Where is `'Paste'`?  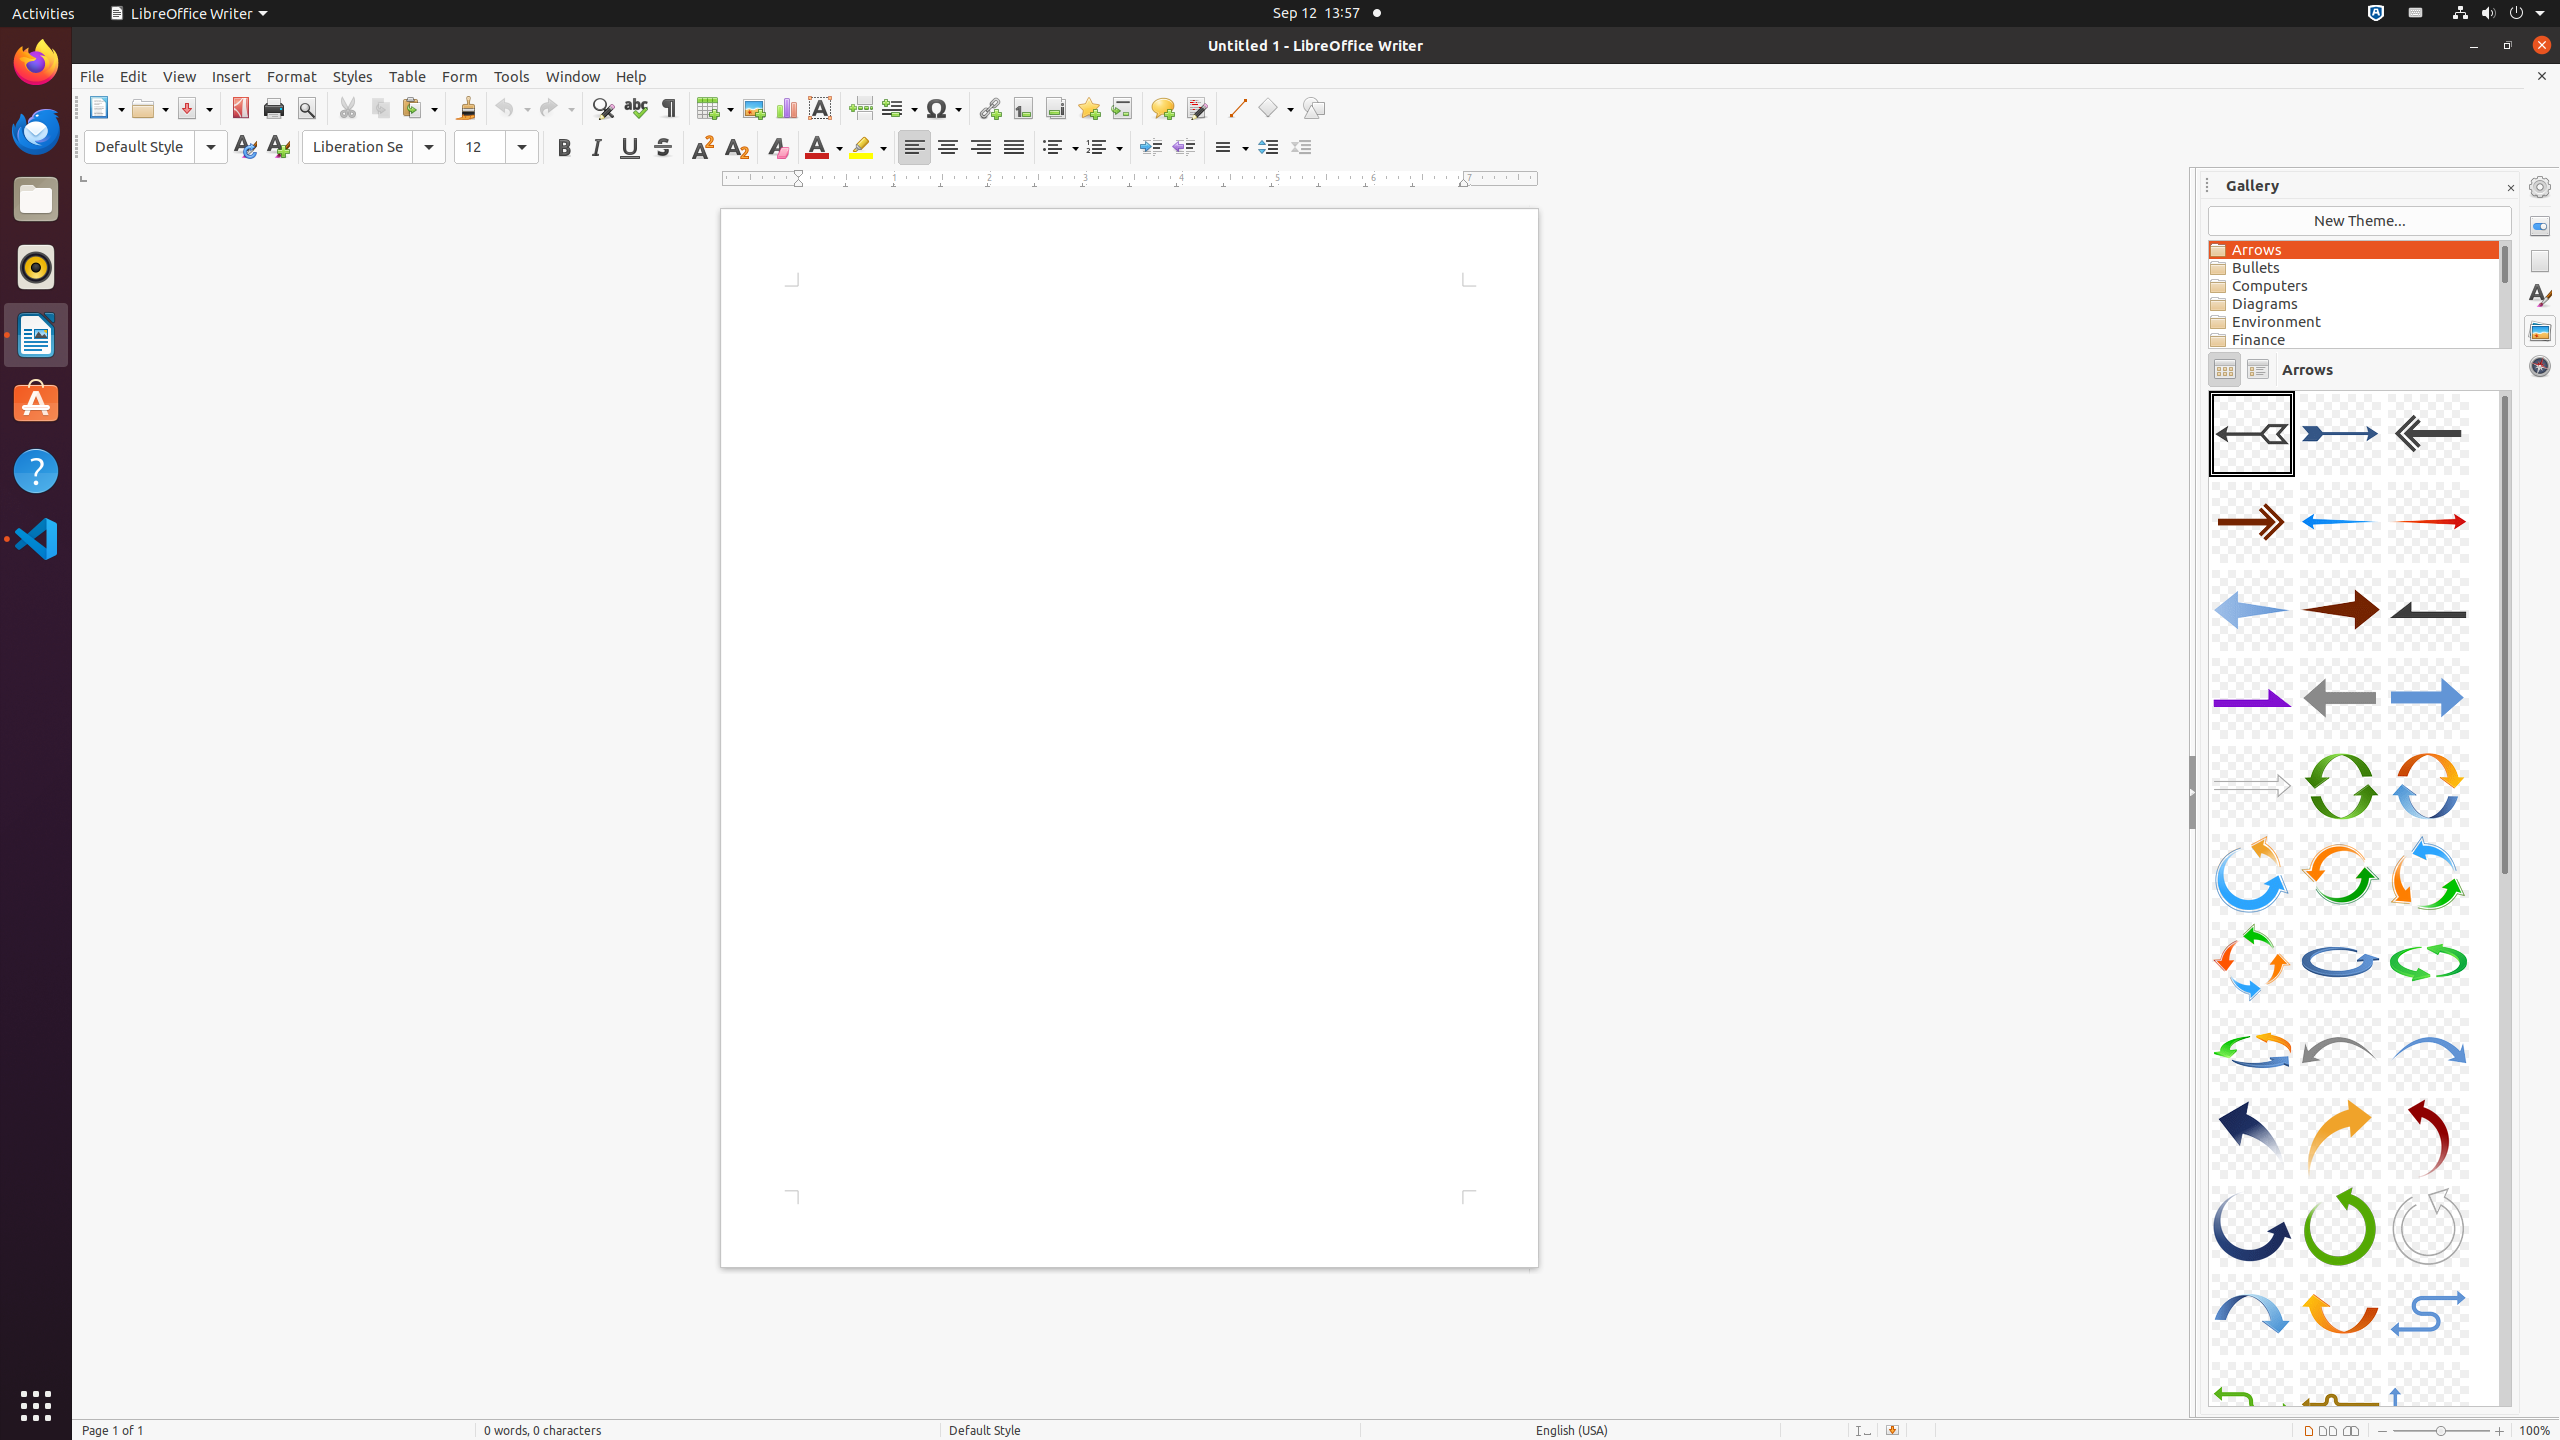
'Paste' is located at coordinates (419, 107).